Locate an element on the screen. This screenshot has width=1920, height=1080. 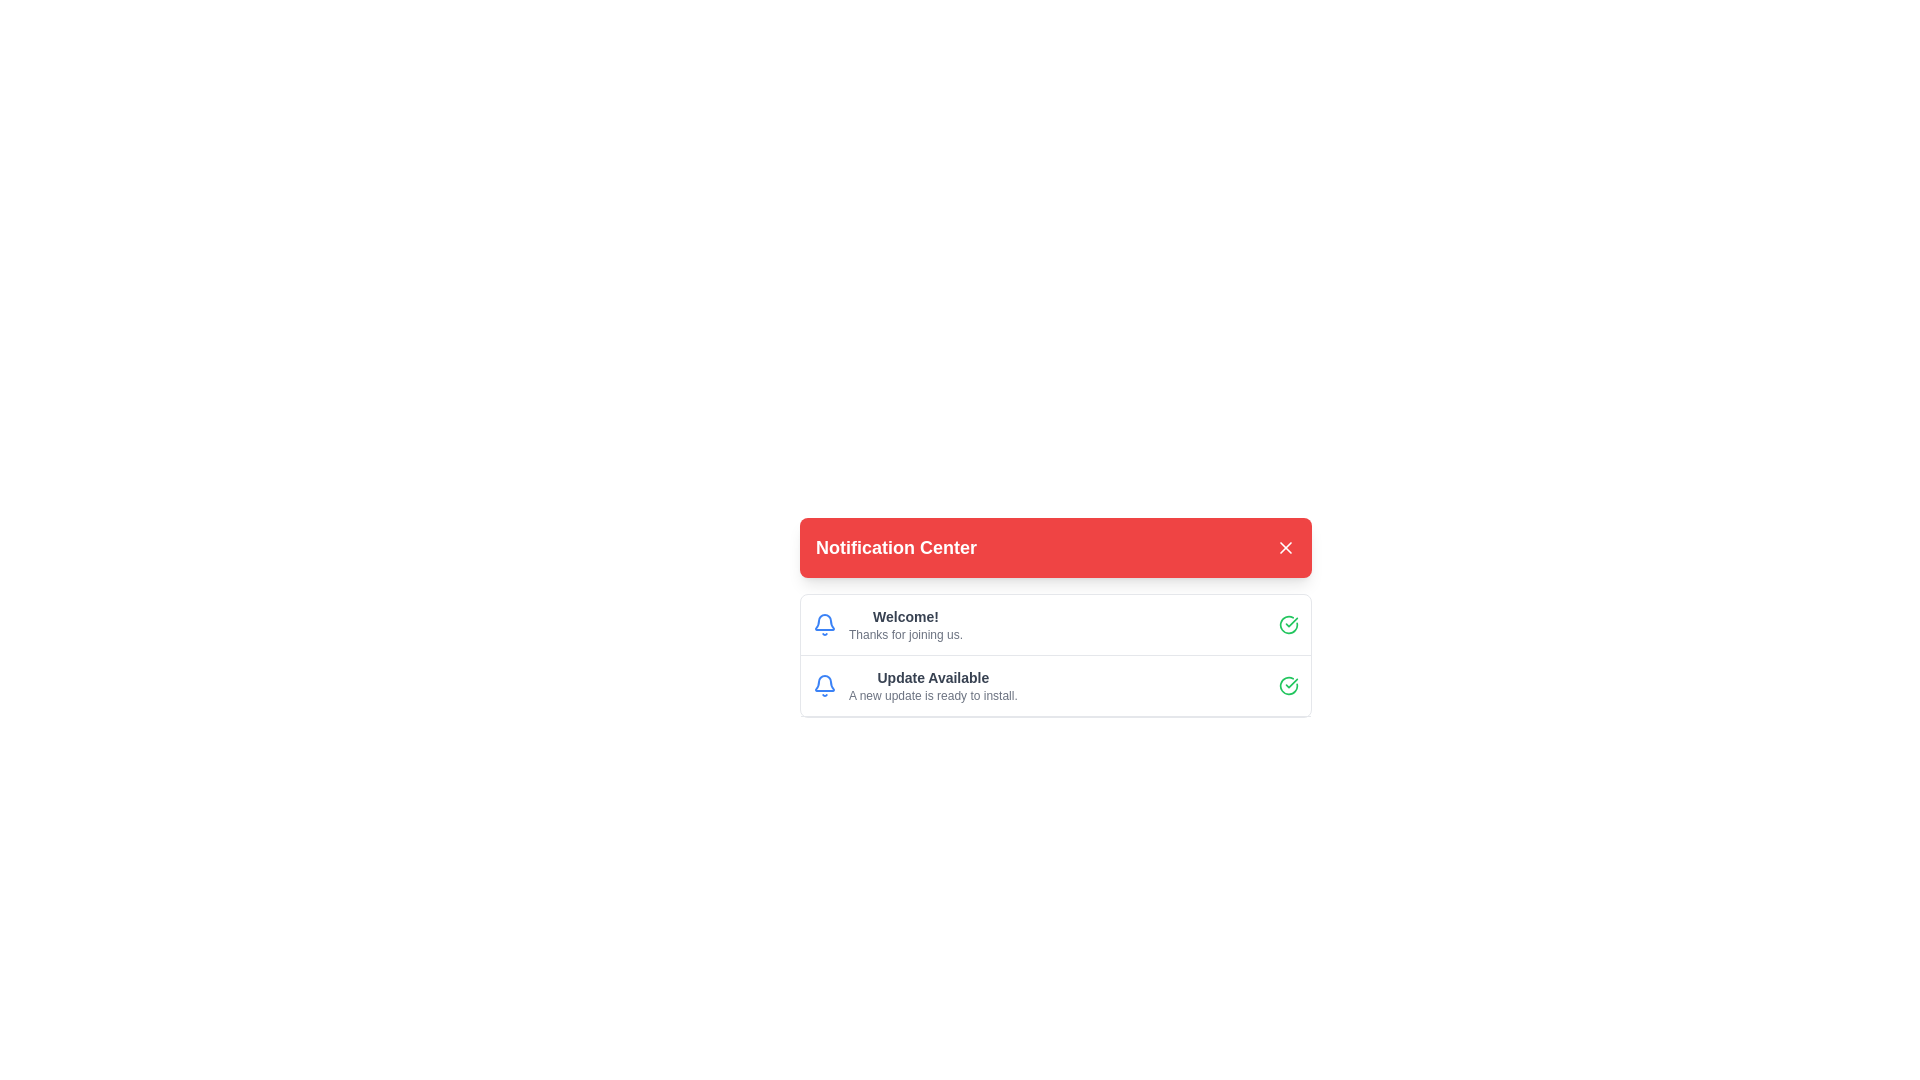
the Text Label providing additional context below the 'Welcome!' heading in the Notification Center is located at coordinates (905, 635).